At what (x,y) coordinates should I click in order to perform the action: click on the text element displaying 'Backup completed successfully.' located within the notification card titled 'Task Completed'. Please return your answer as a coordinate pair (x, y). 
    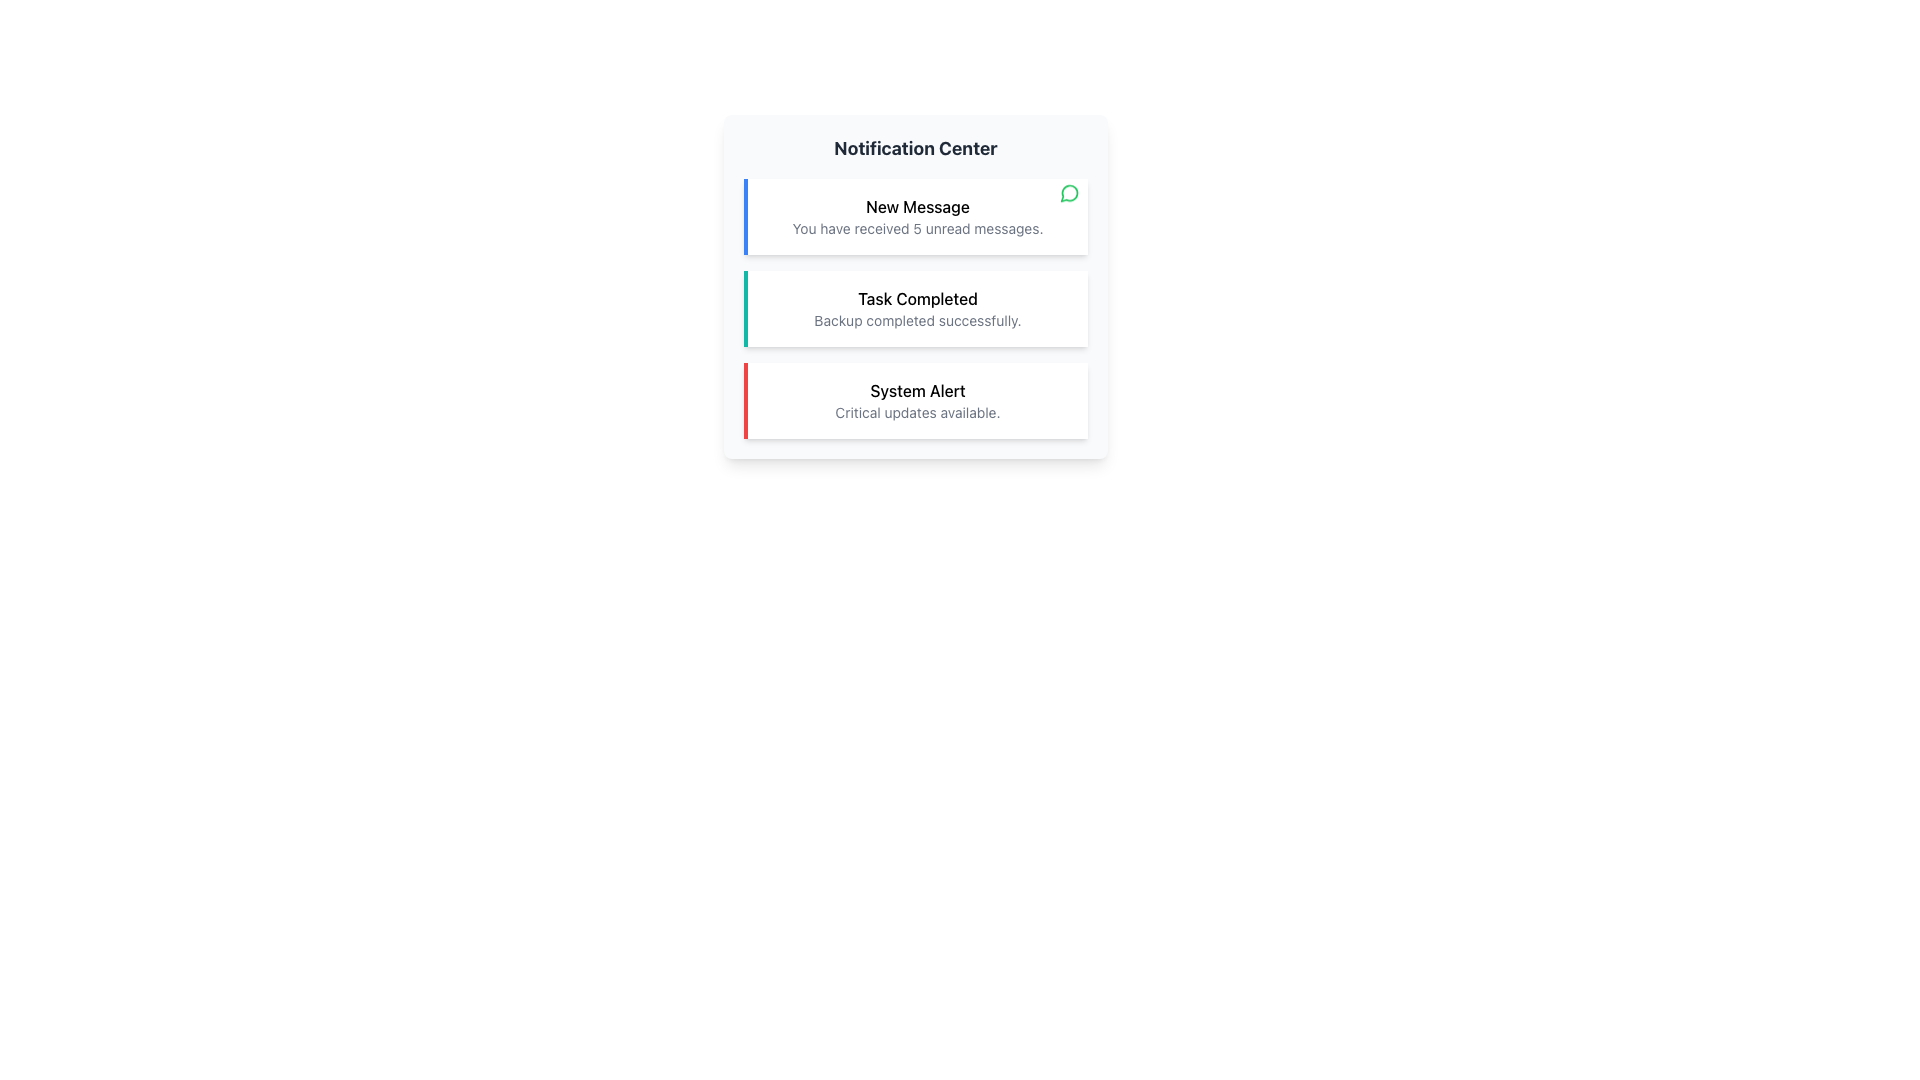
    Looking at the image, I should click on (916, 319).